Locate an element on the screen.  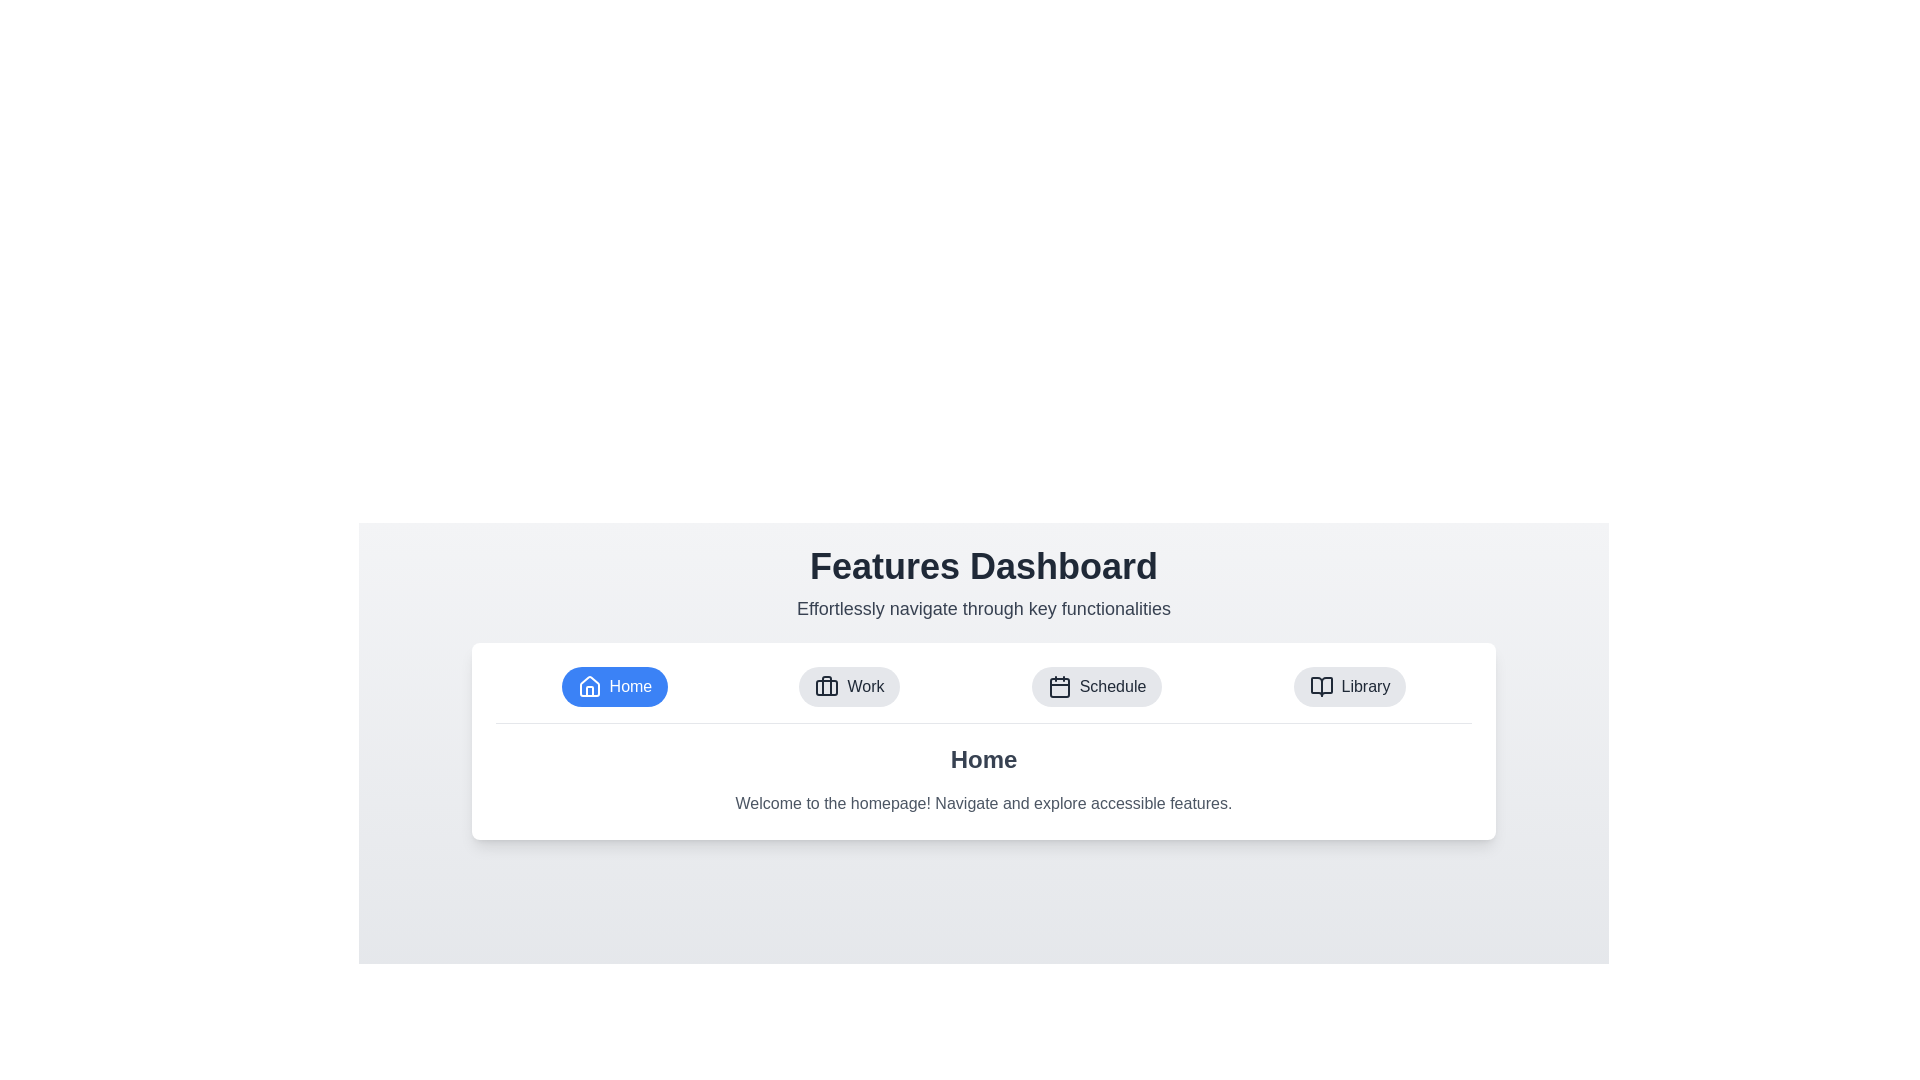
the Library tab to observe its visual feedback is located at coordinates (1349, 685).